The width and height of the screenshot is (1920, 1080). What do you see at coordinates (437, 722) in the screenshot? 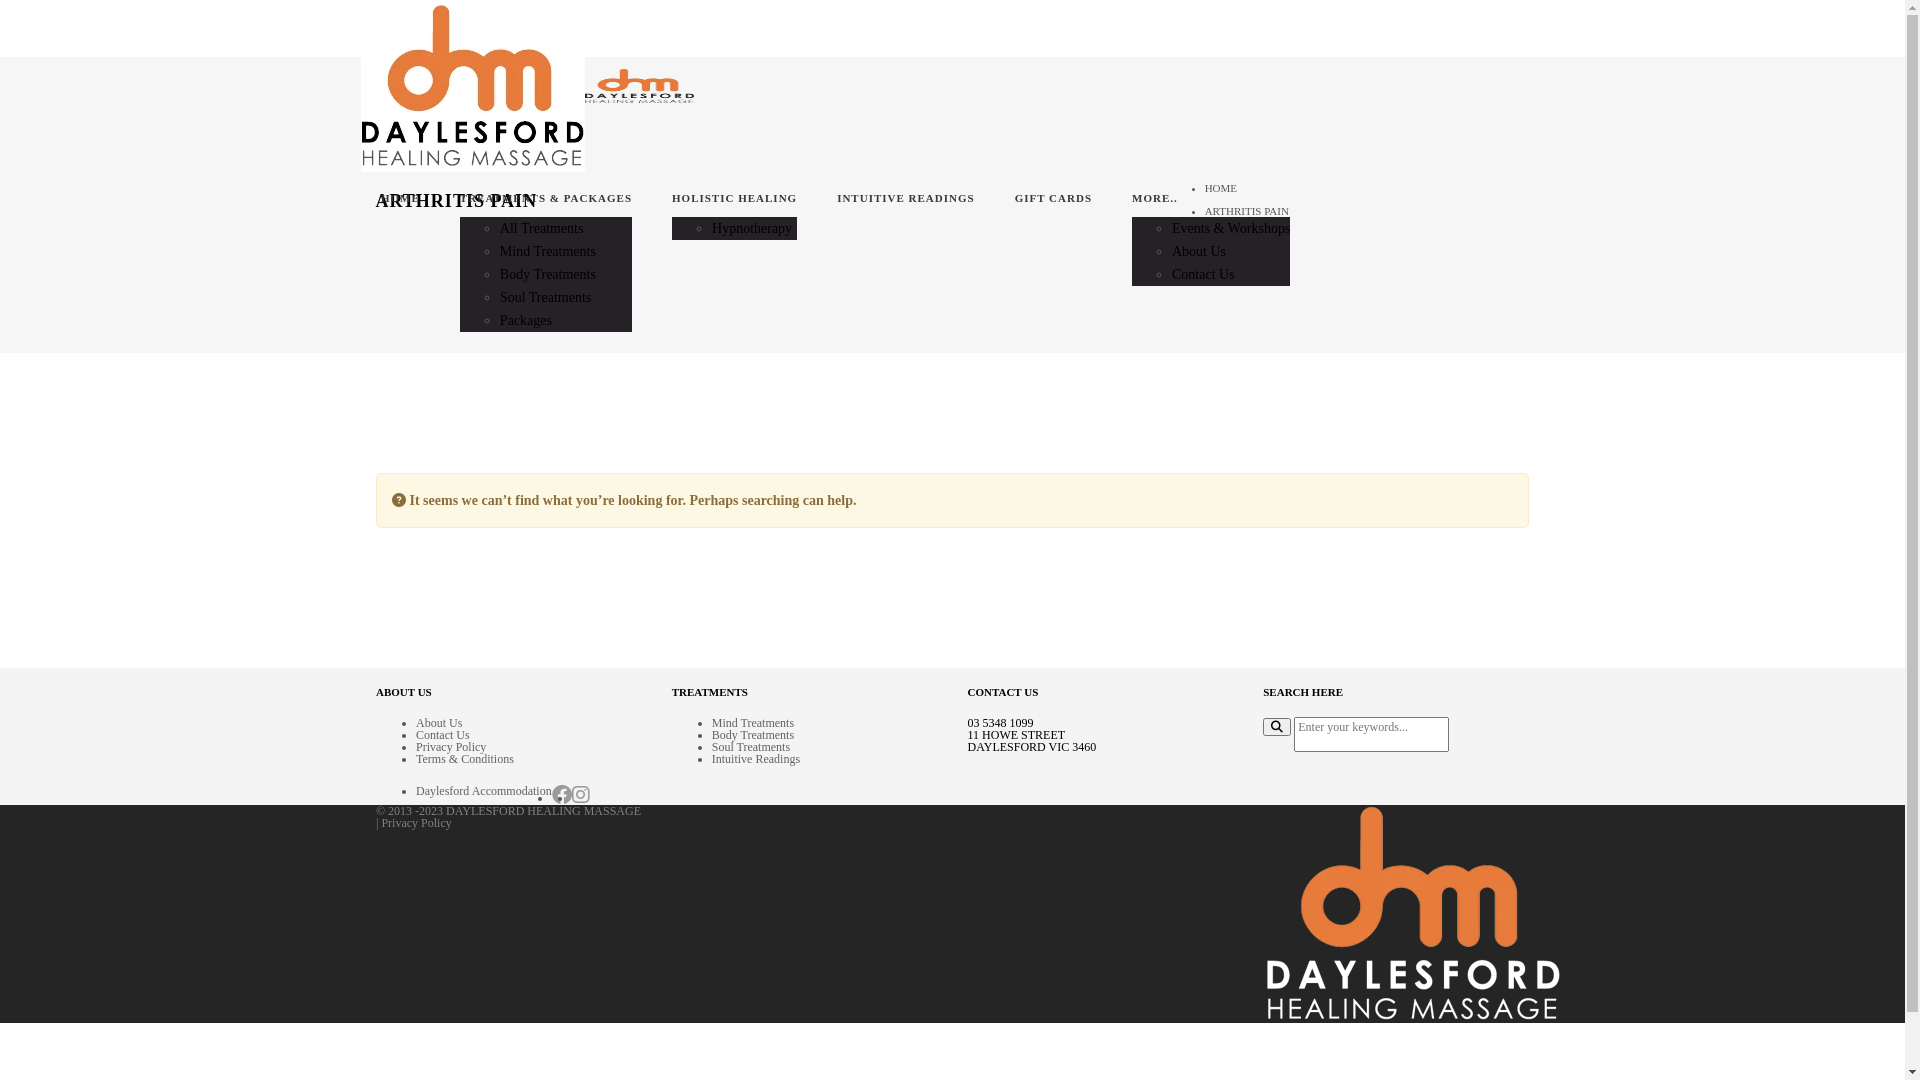
I see `'About Us'` at bounding box center [437, 722].